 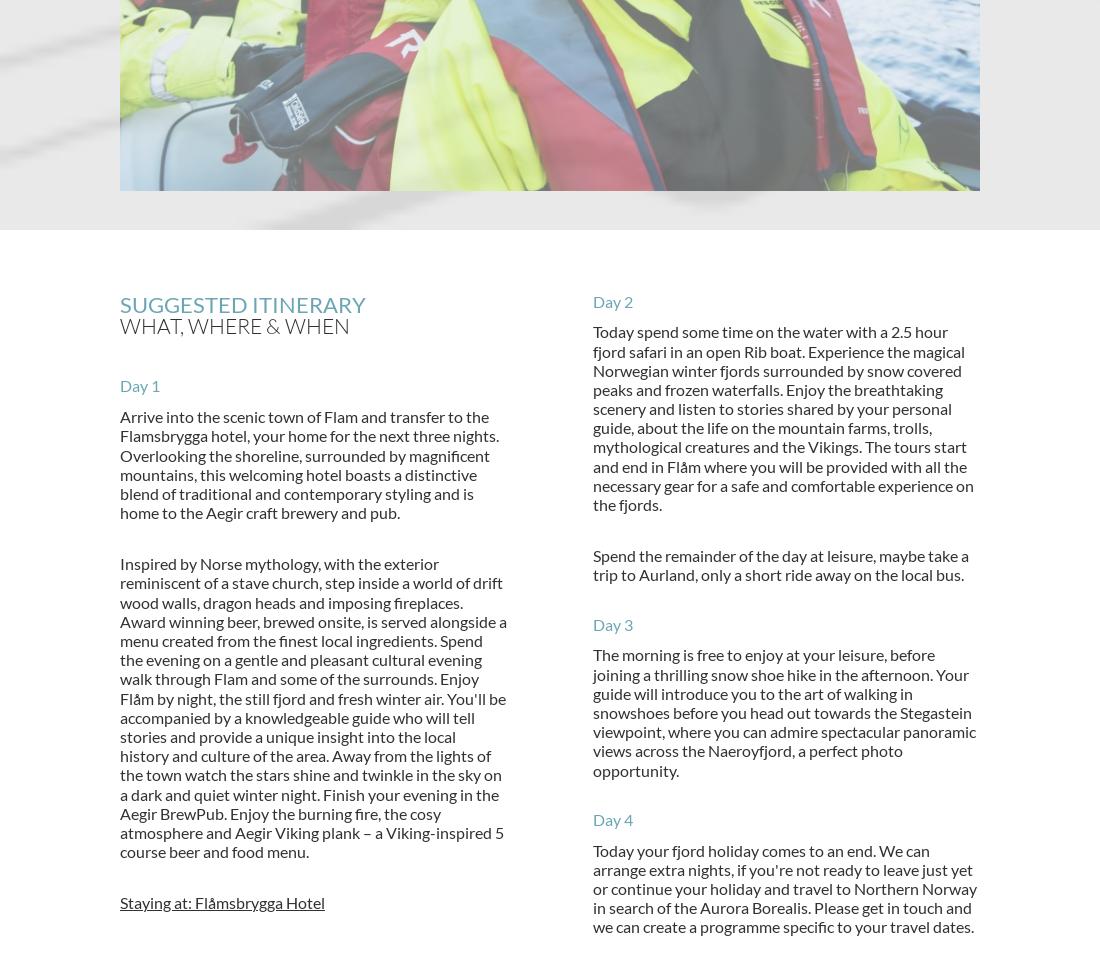 I want to click on 'Today your fjord holiday comes to an end. We can arrange extra nights, if you're not ready to leave just yet or continue your holiday and travel to Northern Norway in search of the Aurora Borealis. Please get in touch and we can create a programme specific to your travel dates.', so click(x=784, y=887).